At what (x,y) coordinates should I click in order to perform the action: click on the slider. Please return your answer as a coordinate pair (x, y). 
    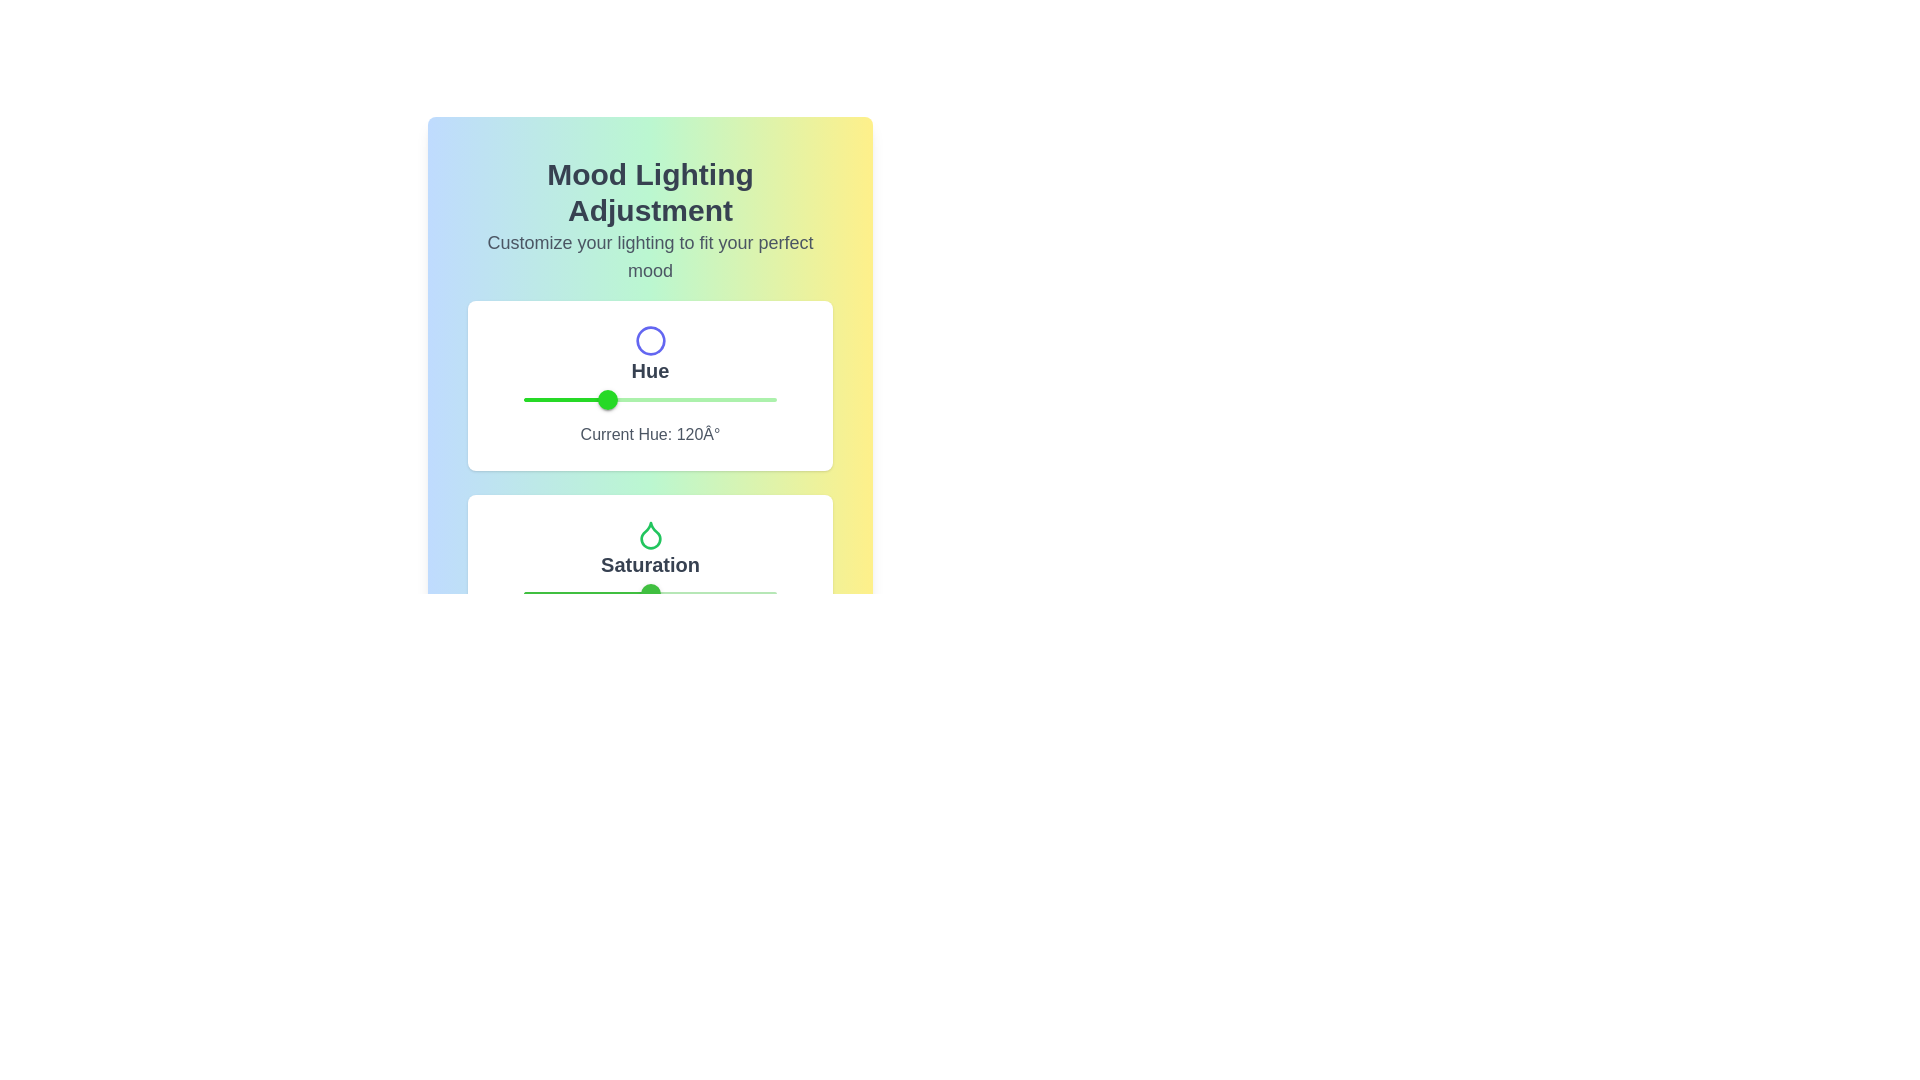
    Looking at the image, I should click on (696, 593).